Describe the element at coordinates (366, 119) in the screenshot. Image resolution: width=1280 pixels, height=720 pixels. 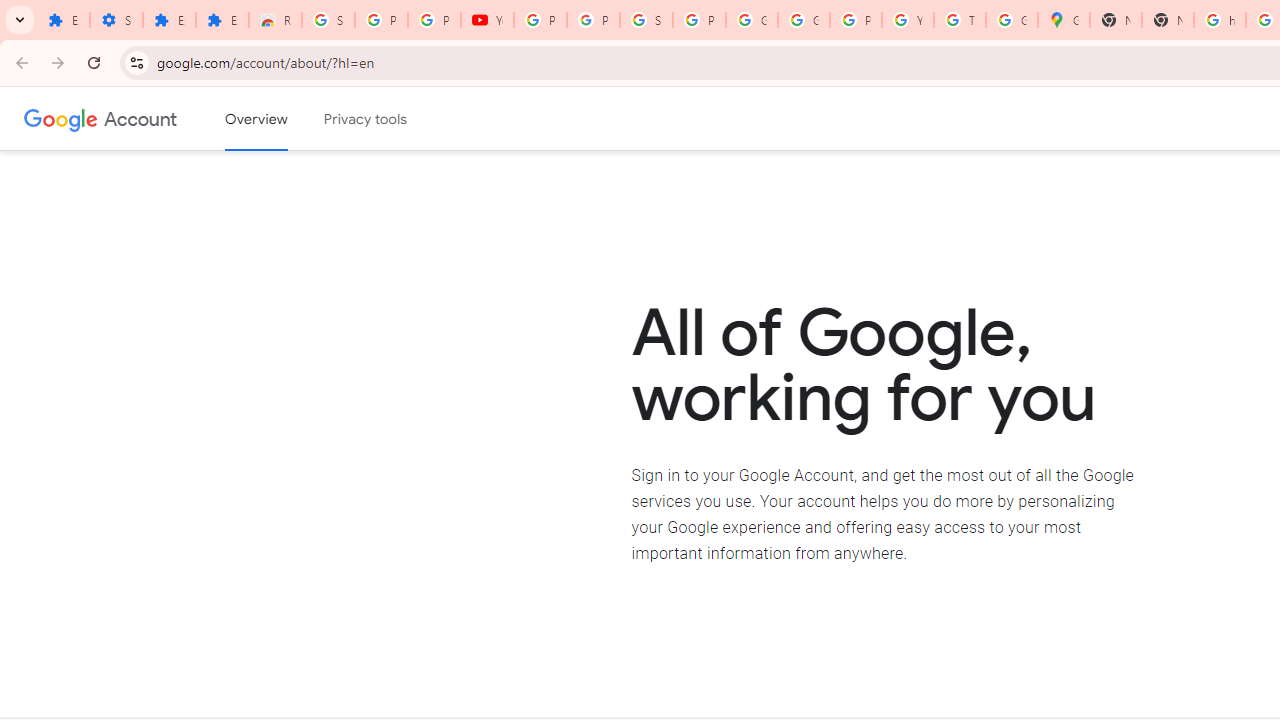
I see `'Privacy tools'` at that location.